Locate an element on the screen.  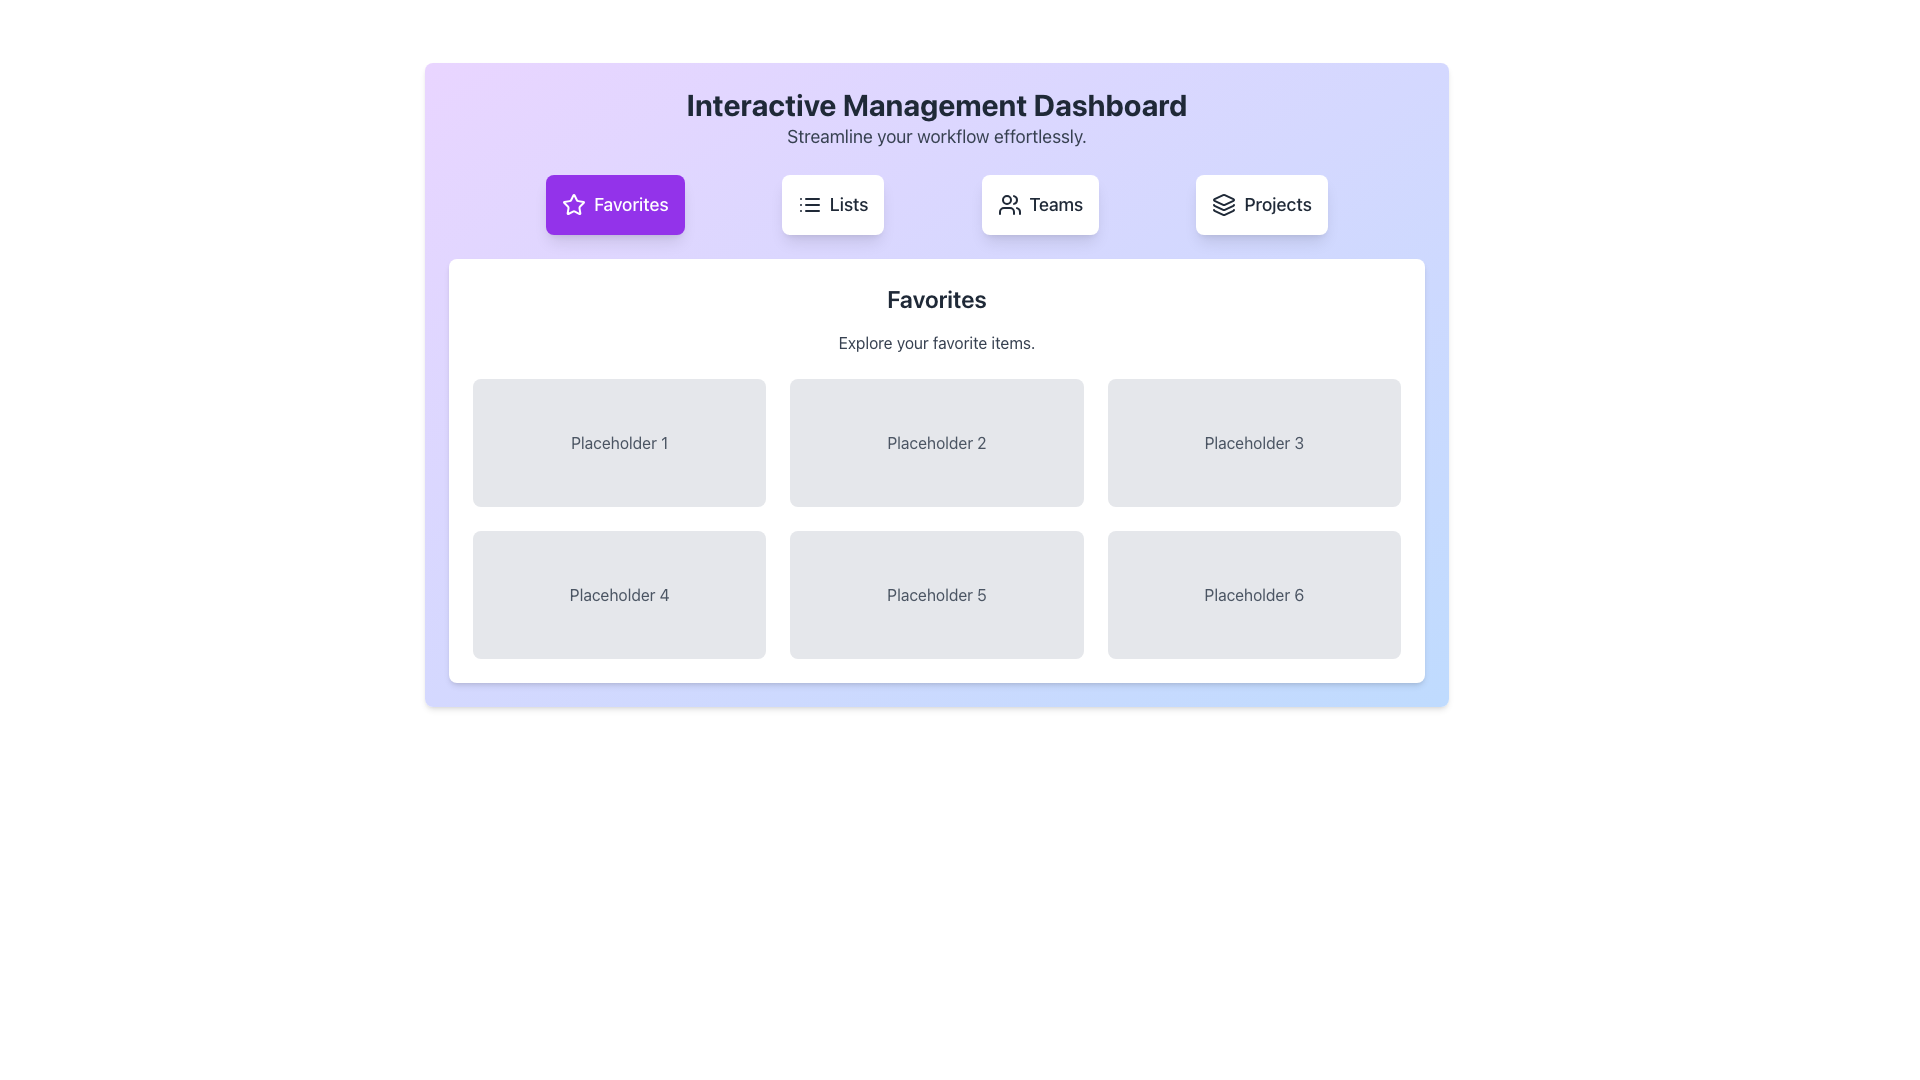
the star-shaped icon located on the left side of the 'Favorites' button is located at coordinates (573, 204).